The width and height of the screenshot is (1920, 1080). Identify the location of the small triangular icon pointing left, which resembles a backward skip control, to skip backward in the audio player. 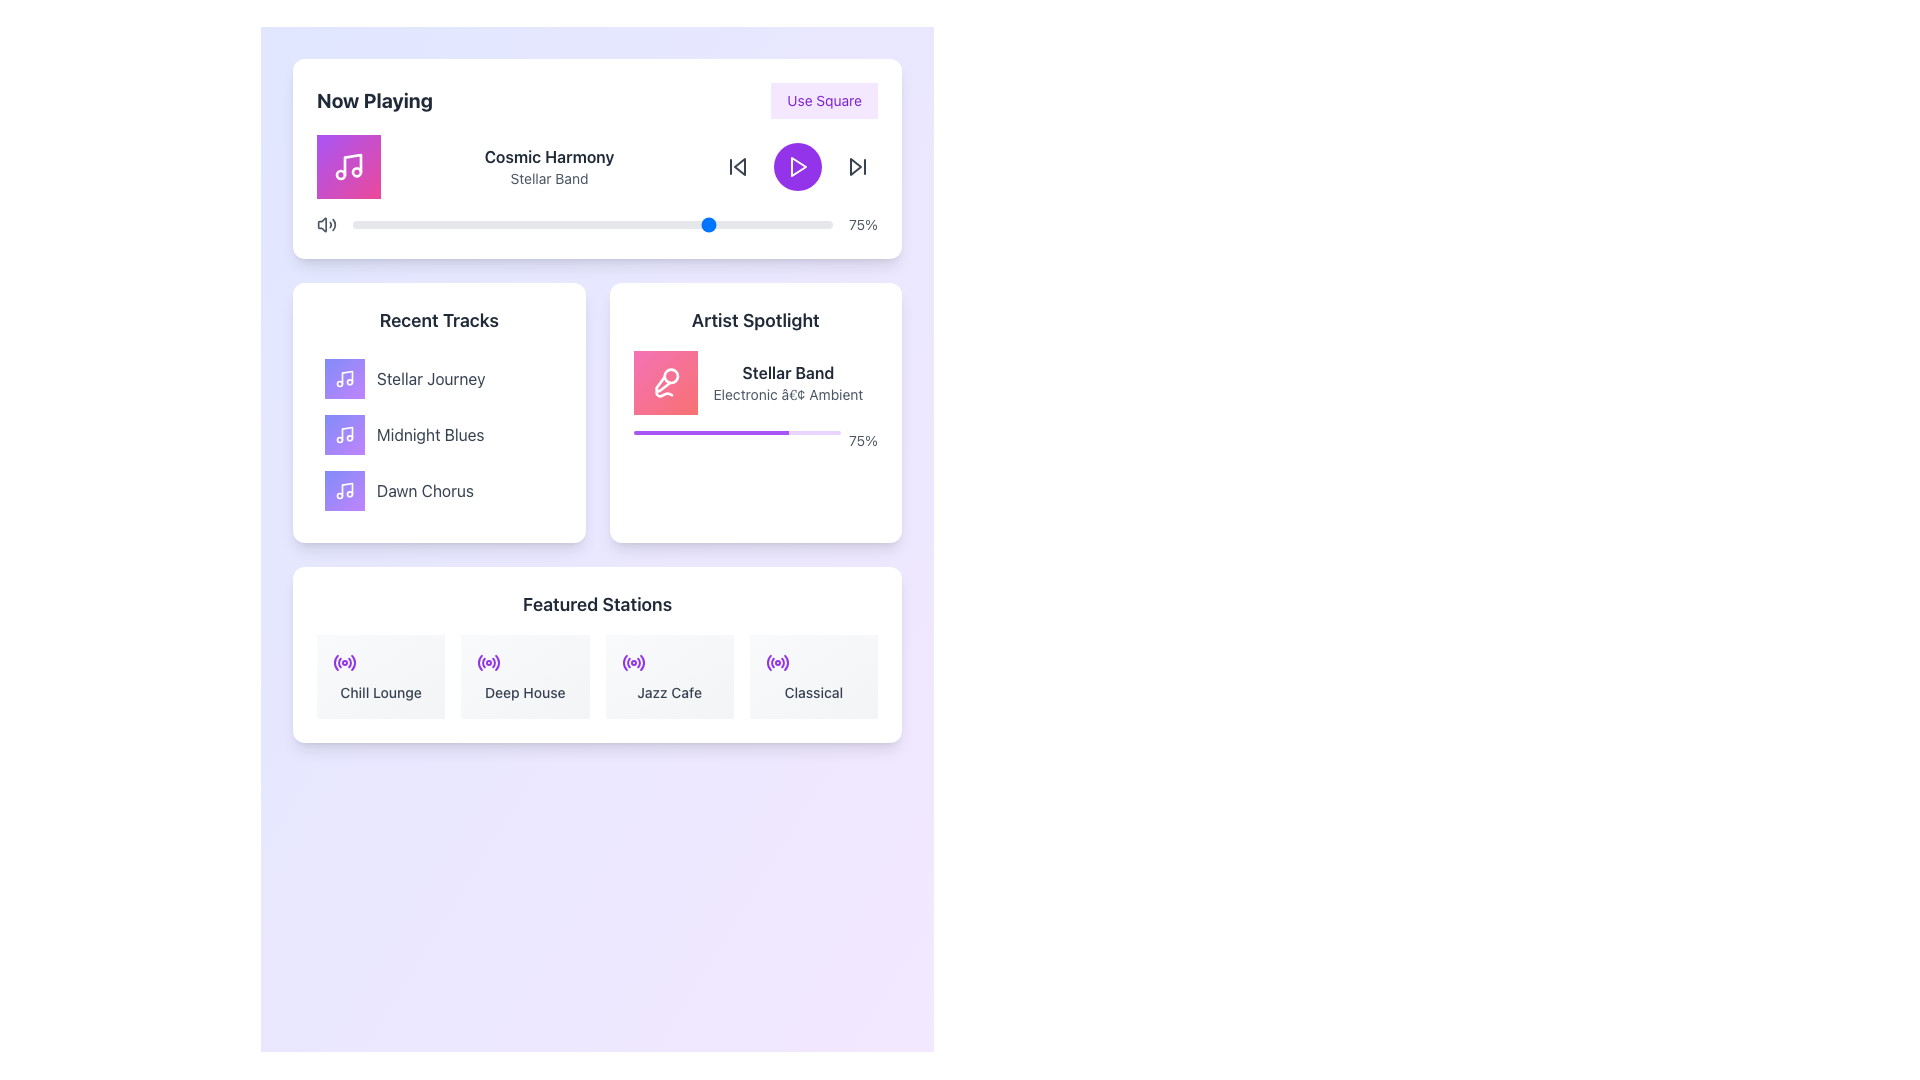
(738, 165).